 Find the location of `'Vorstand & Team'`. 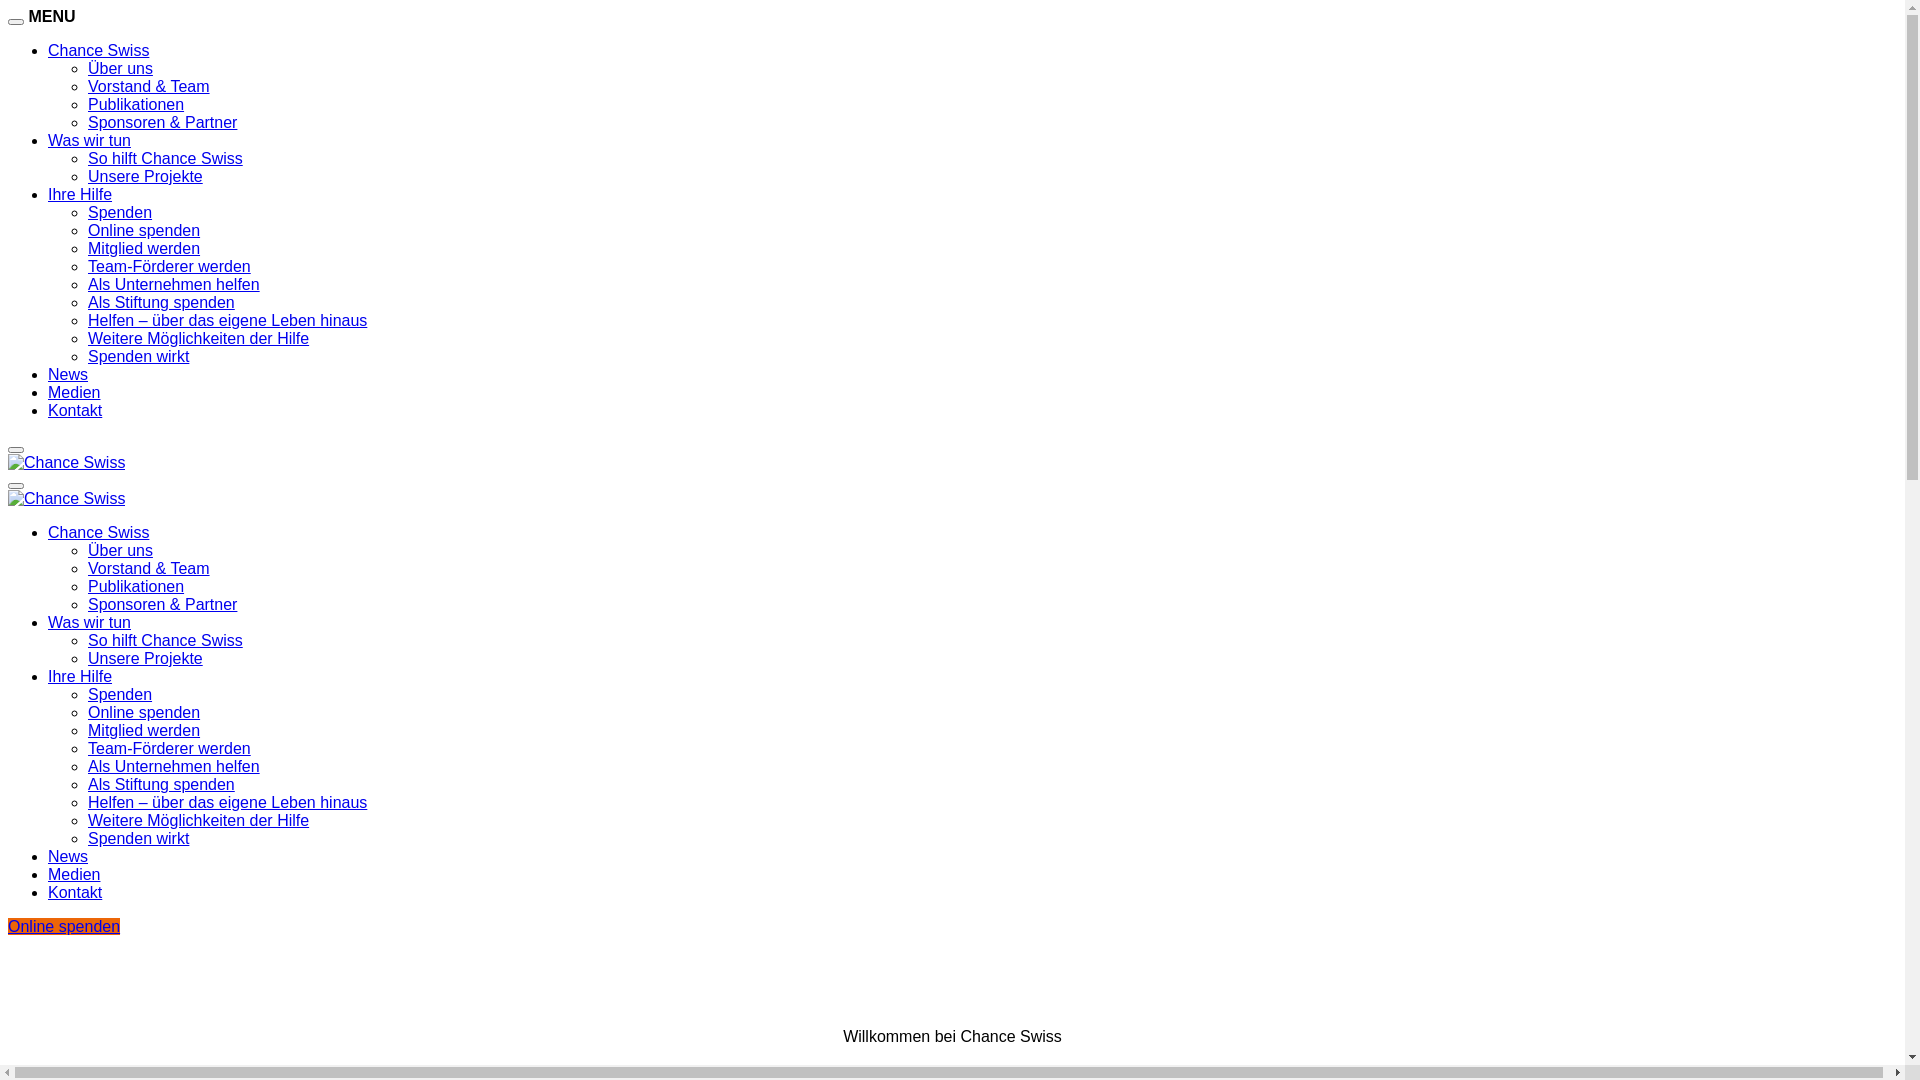

'Vorstand & Team' is located at coordinates (147, 85).